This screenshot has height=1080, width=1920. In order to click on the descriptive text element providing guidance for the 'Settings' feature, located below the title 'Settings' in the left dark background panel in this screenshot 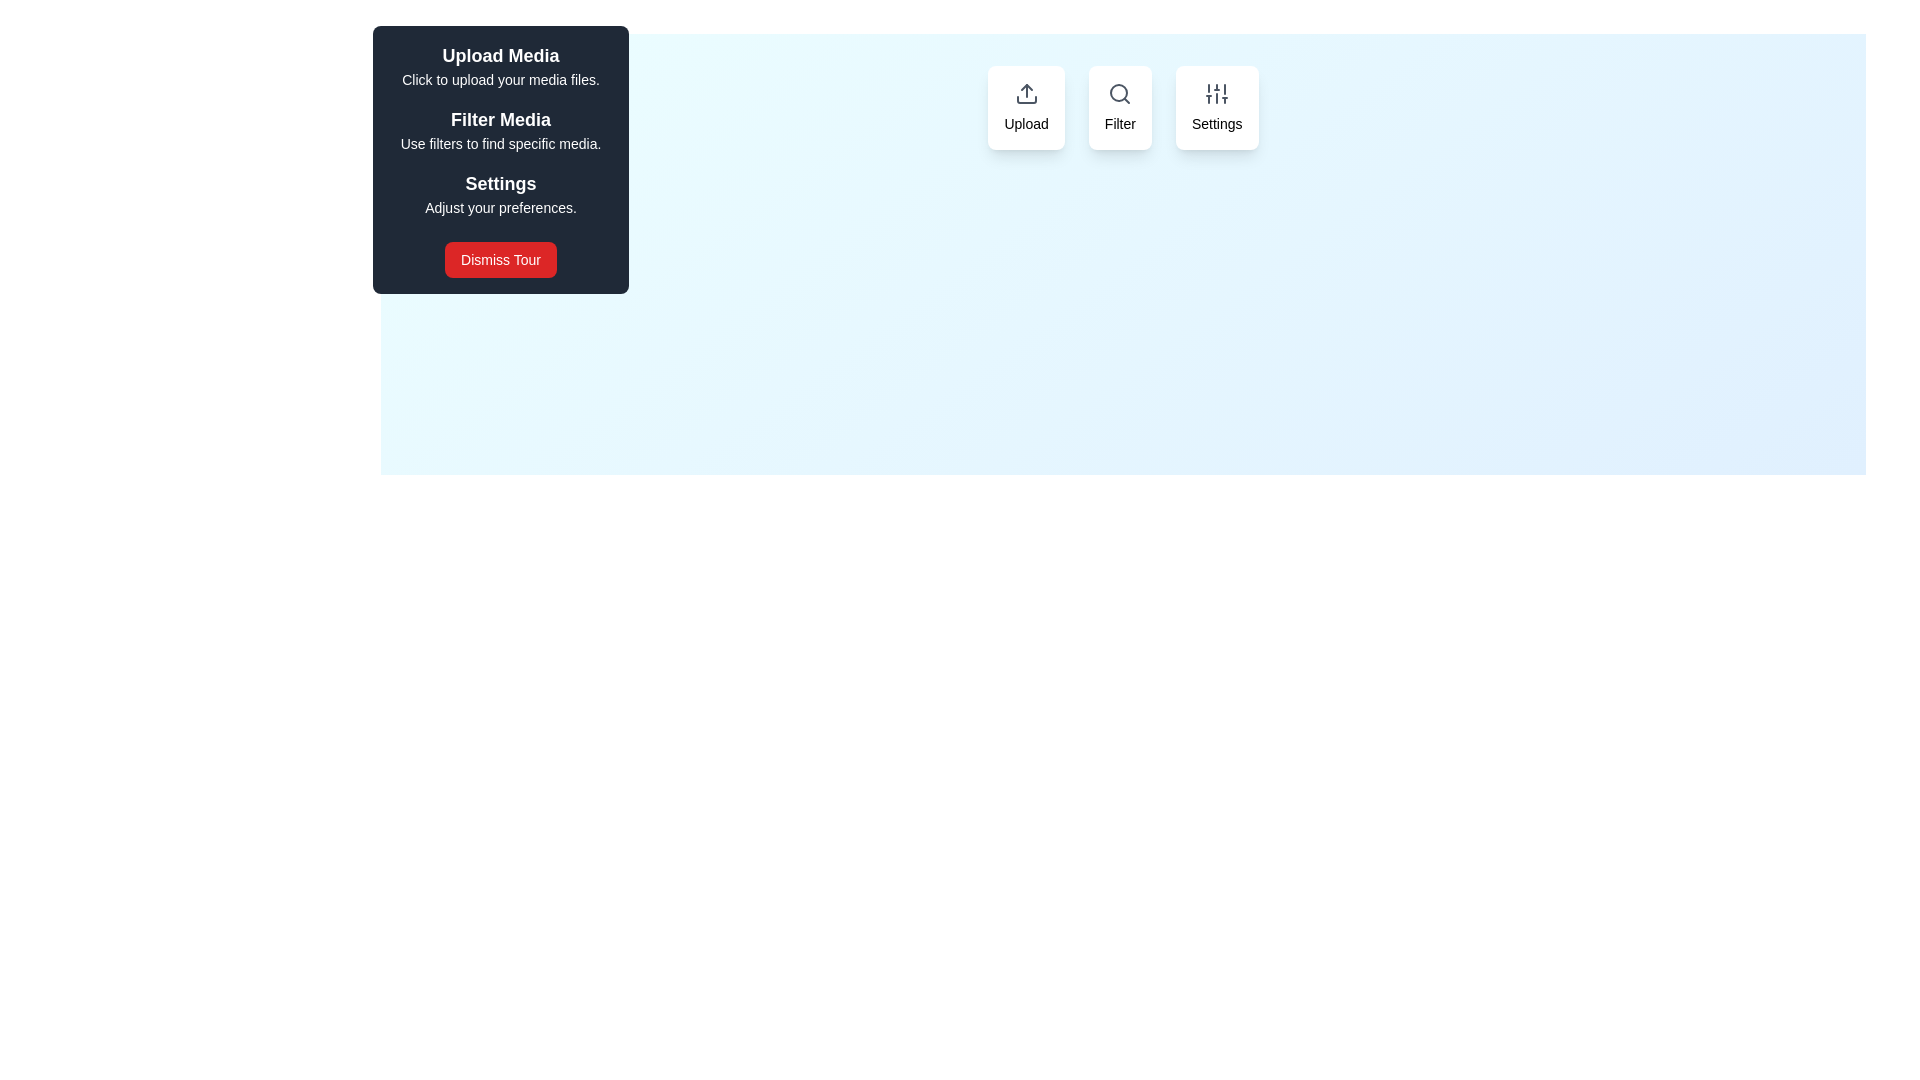, I will do `click(500, 208)`.